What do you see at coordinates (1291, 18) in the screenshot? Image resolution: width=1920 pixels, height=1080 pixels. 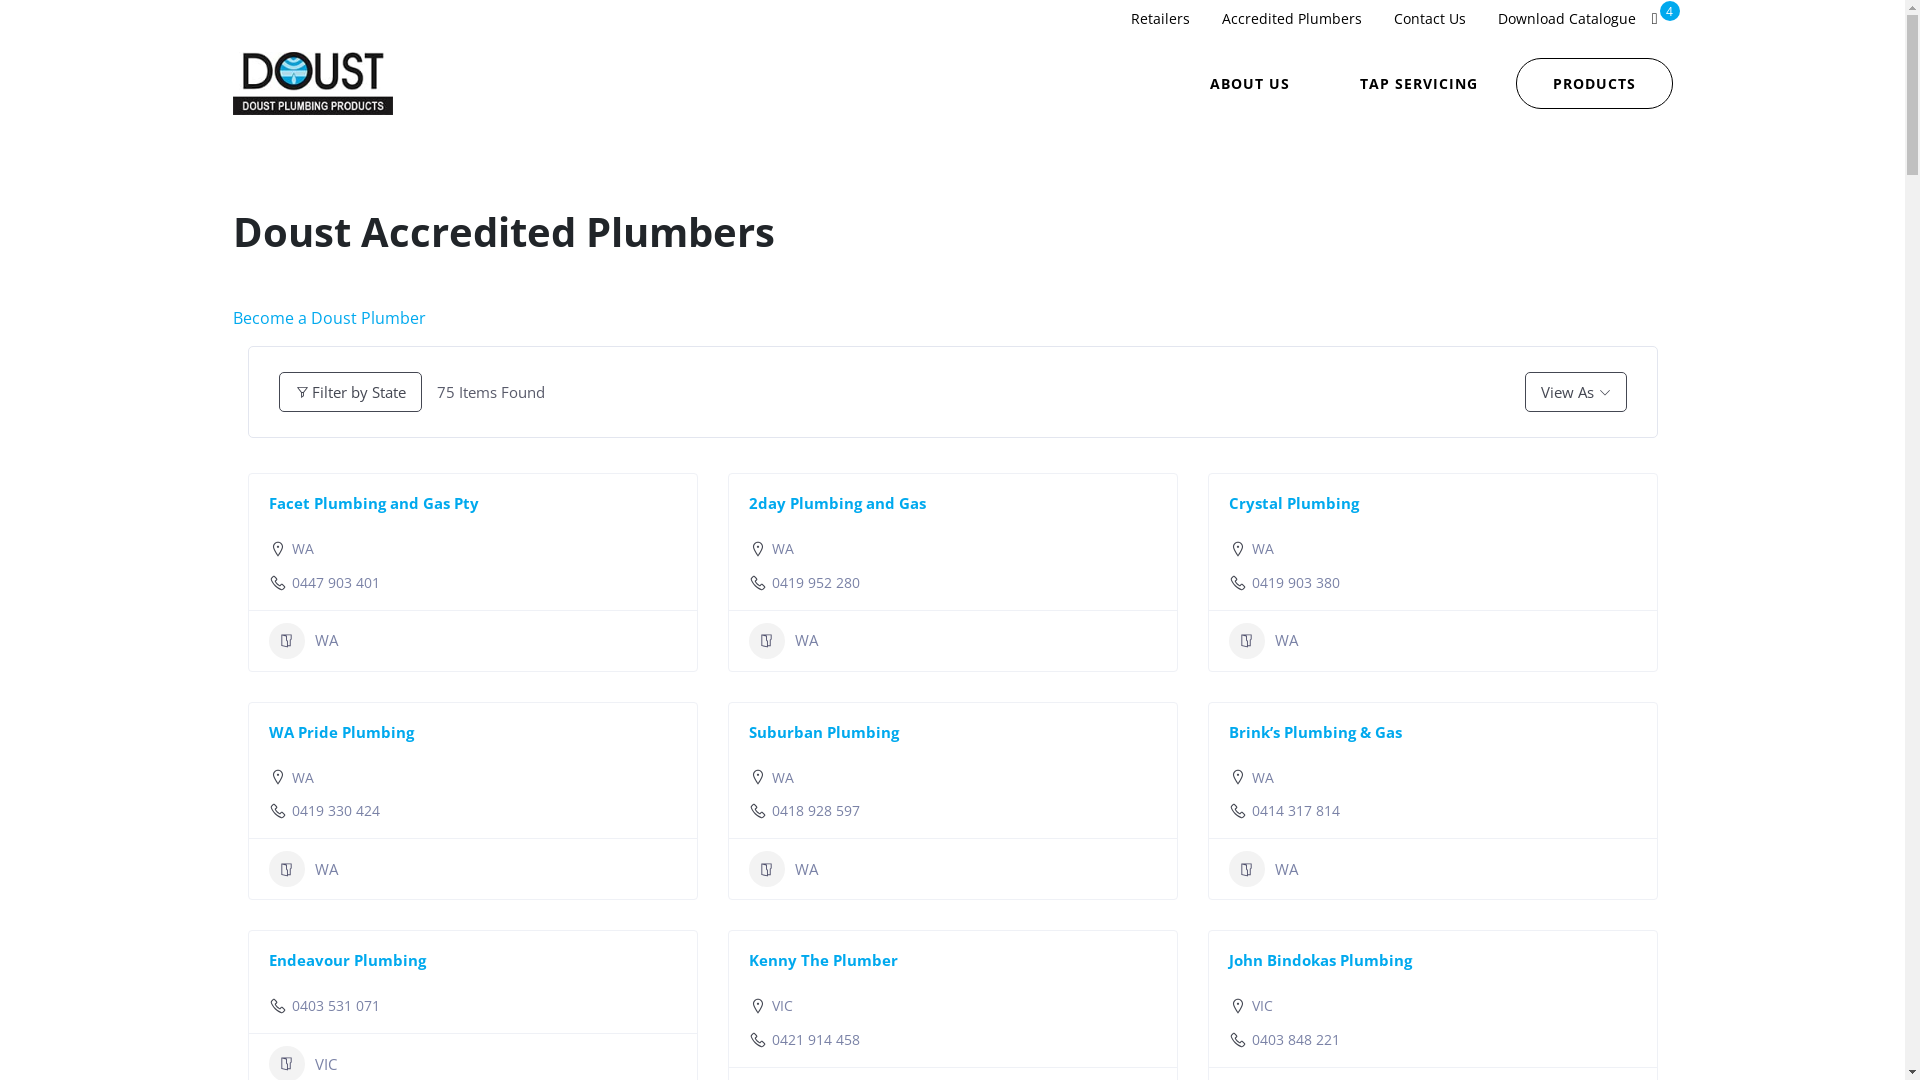 I see `'Accredited Plumbers'` at bounding box center [1291, 18].